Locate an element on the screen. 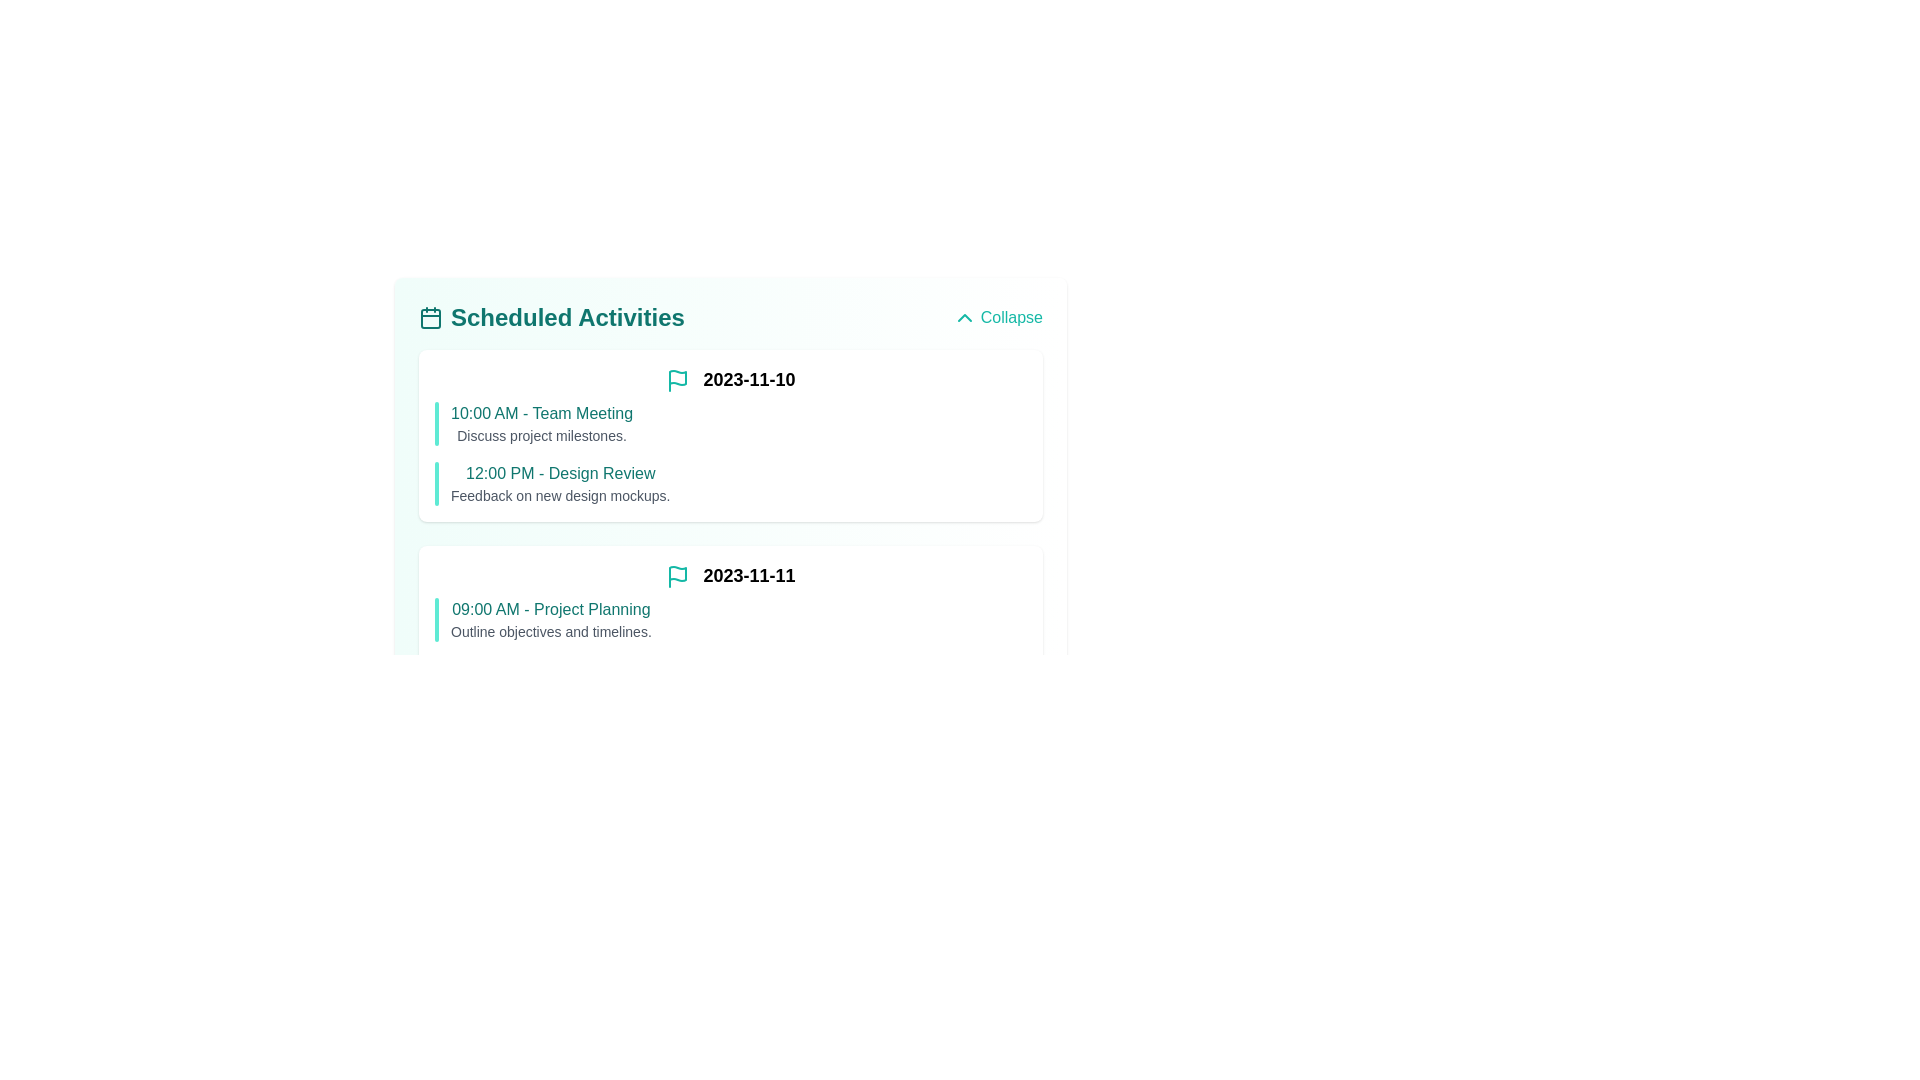 This screenshot has width=1920, height=1080. displayed content of the first scheduled activity element, which is positioned under the 'Scheduled Activities' header for '2023-11-10', located to the left of a vertical teal line is located at coordinates (542, 423).